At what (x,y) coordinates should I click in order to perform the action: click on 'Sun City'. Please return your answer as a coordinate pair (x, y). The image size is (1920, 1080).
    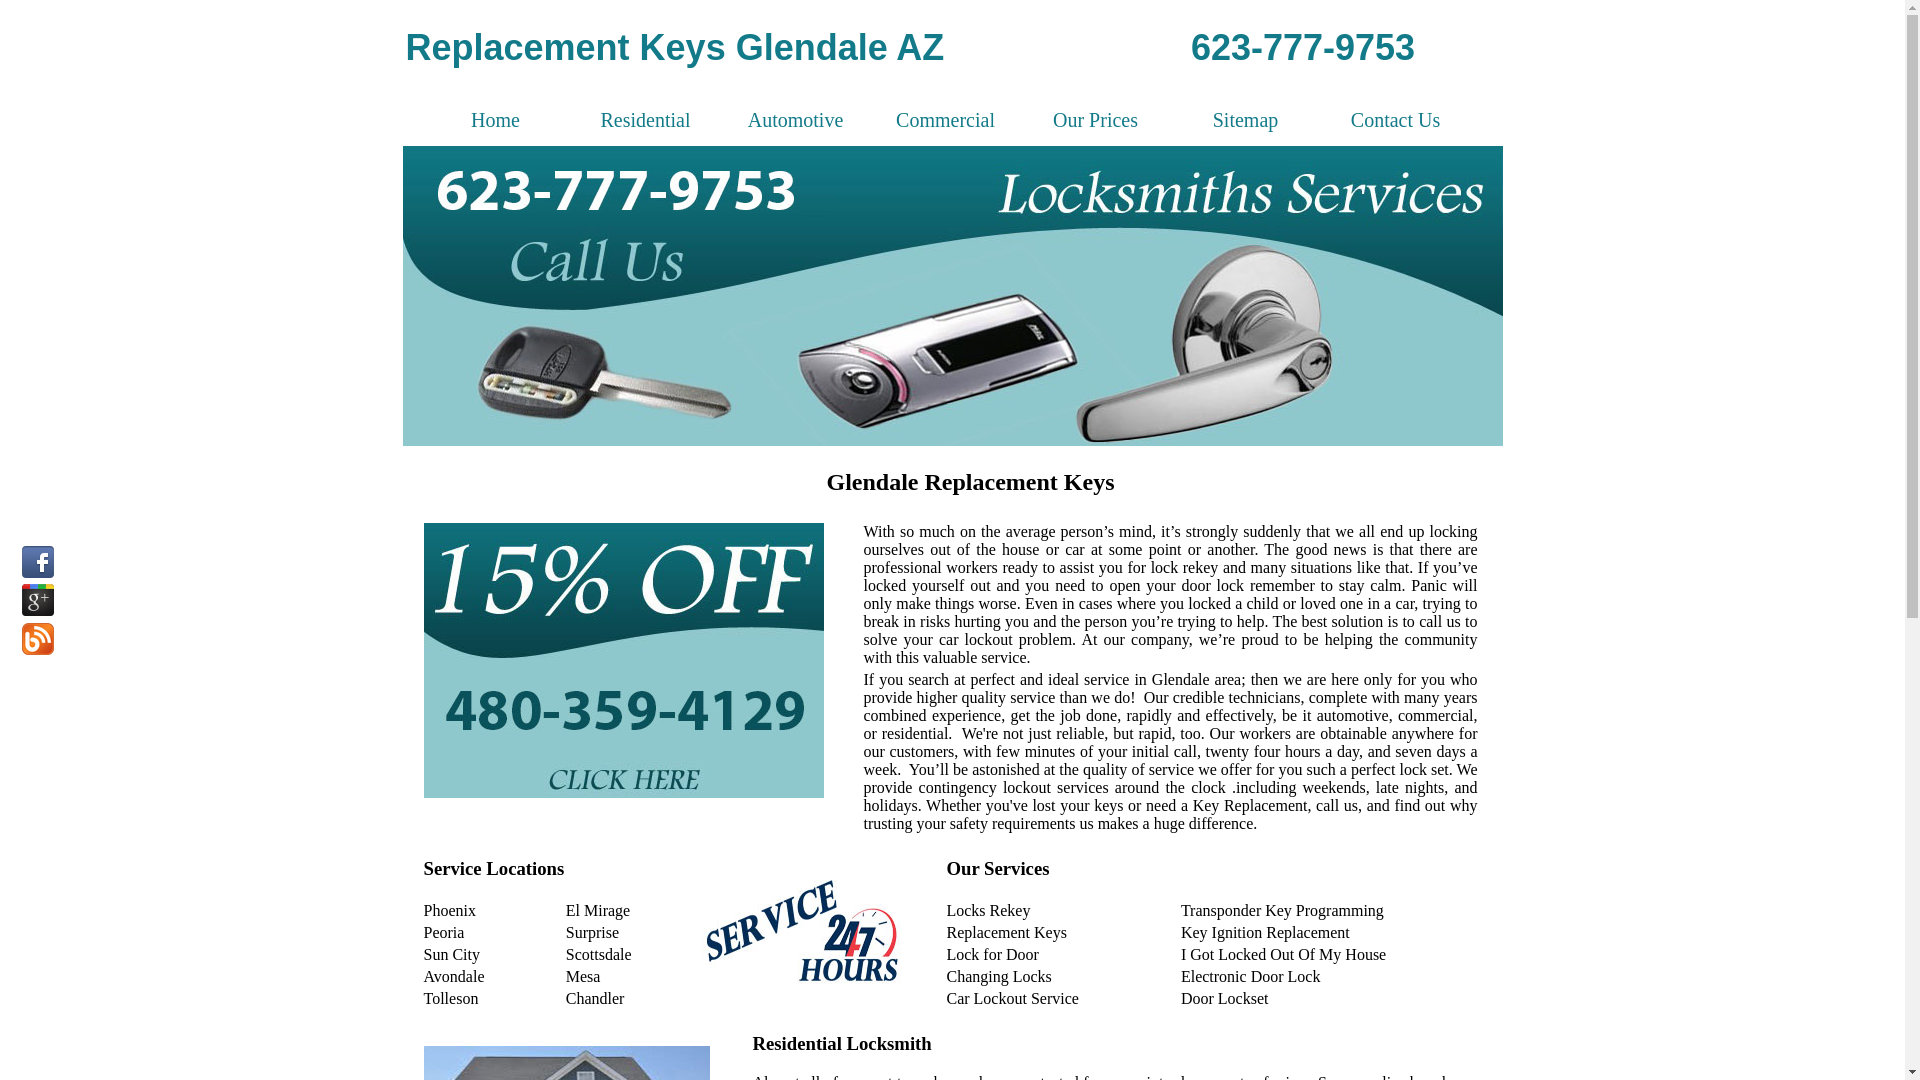
    Looking at the image, I should click on (422, 953).